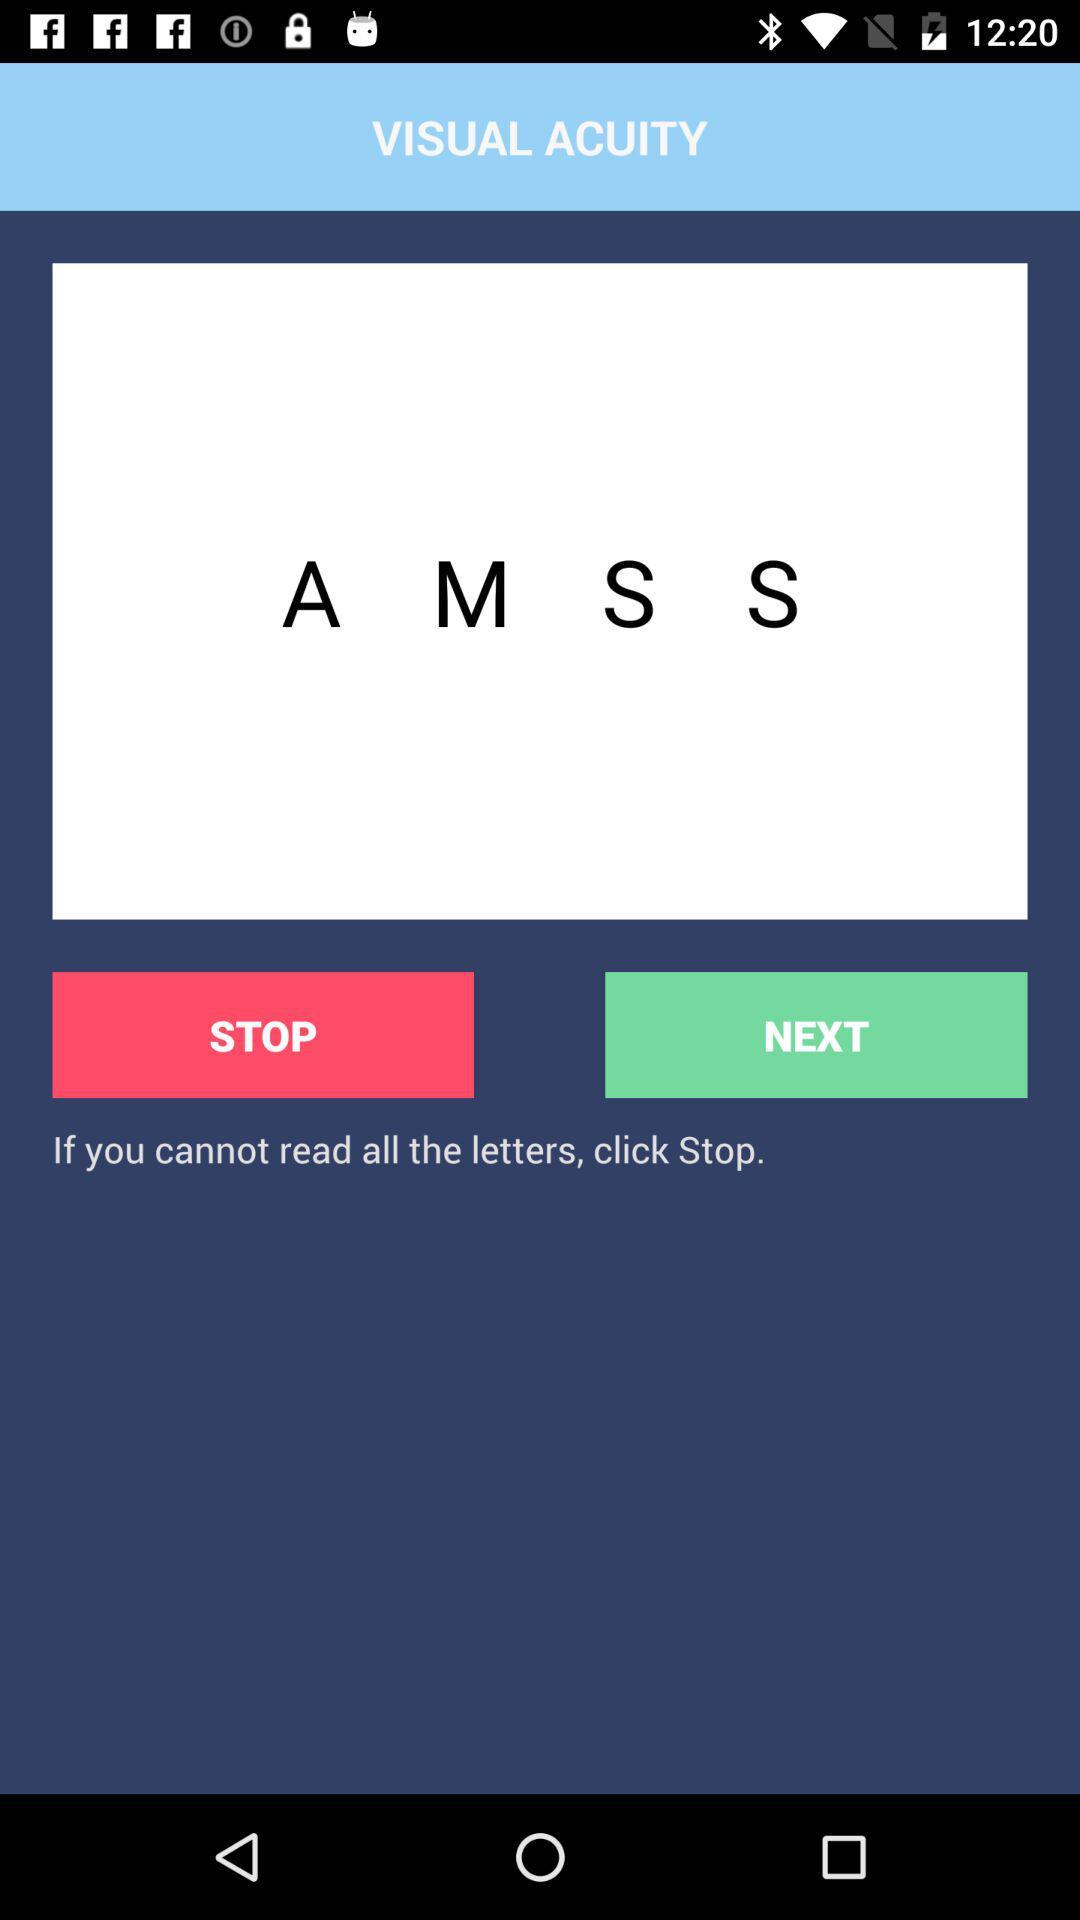  What do you see at coordinates (816, 1035) in the screenshot?
I see `the icon above the if you cannot` at bounding box center [816, 1035].